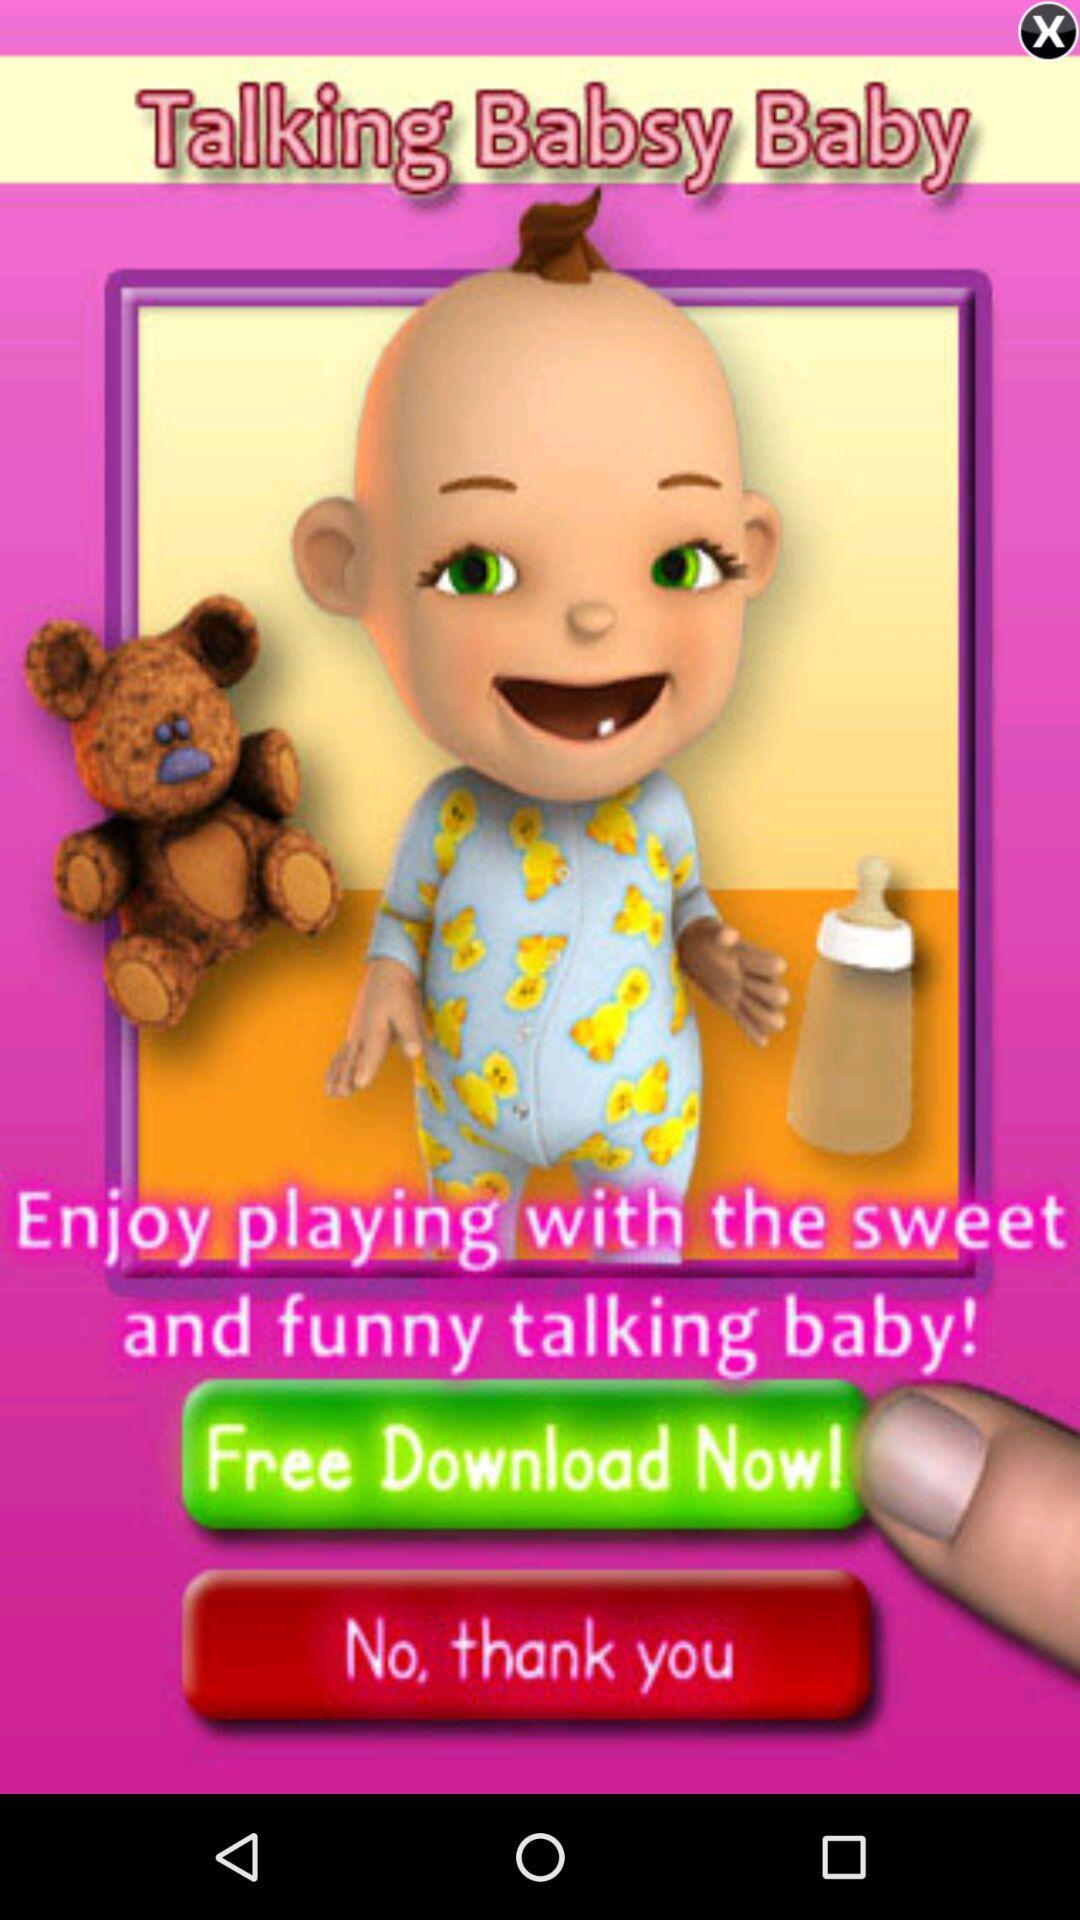  I want to click on option, so click(1047, 31).